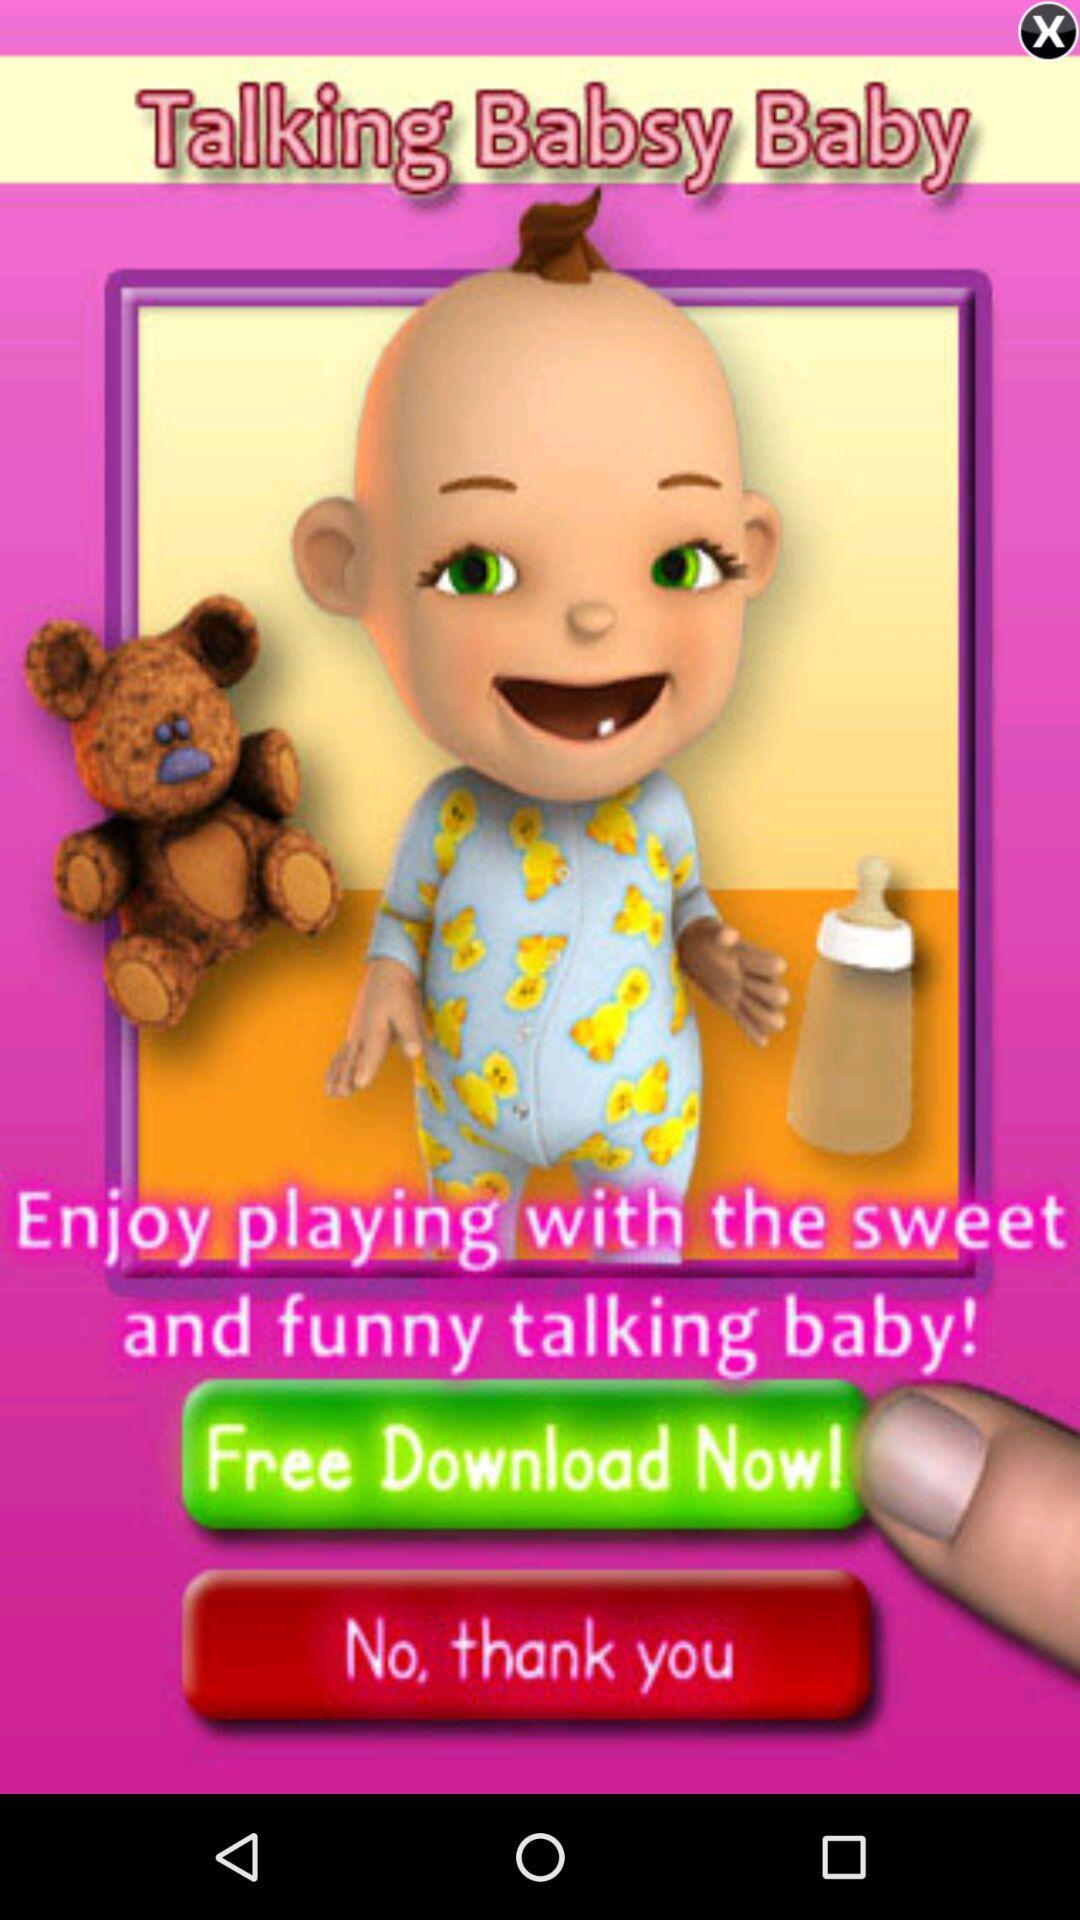  I want to click on option, so click(1047, 31).